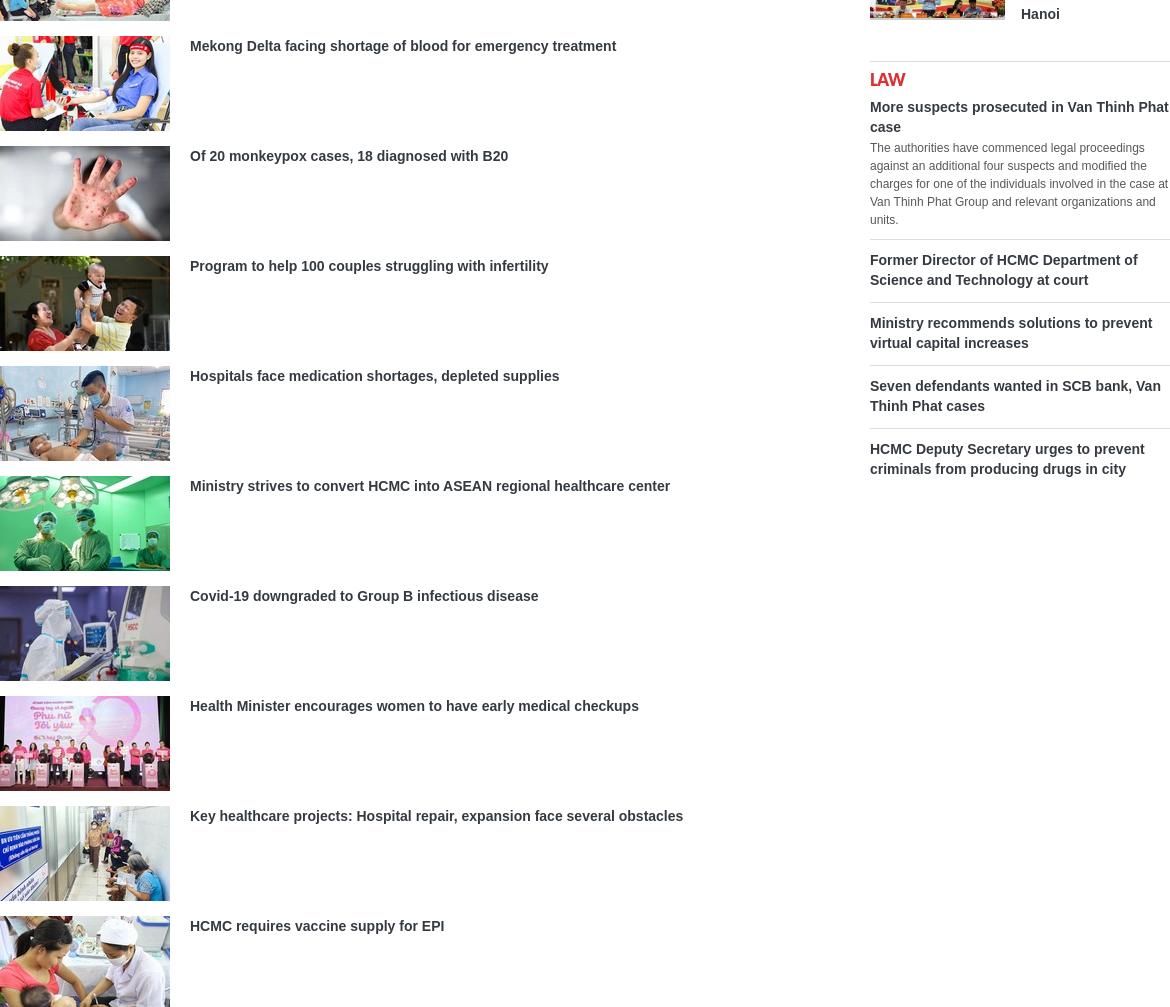 The image size is (1170, 1007). What do you see at coordinates (315, 924) in the screenshot?
I see `'HCMC requires vaccine supply for EPI'` at bounding box center [315, 924].